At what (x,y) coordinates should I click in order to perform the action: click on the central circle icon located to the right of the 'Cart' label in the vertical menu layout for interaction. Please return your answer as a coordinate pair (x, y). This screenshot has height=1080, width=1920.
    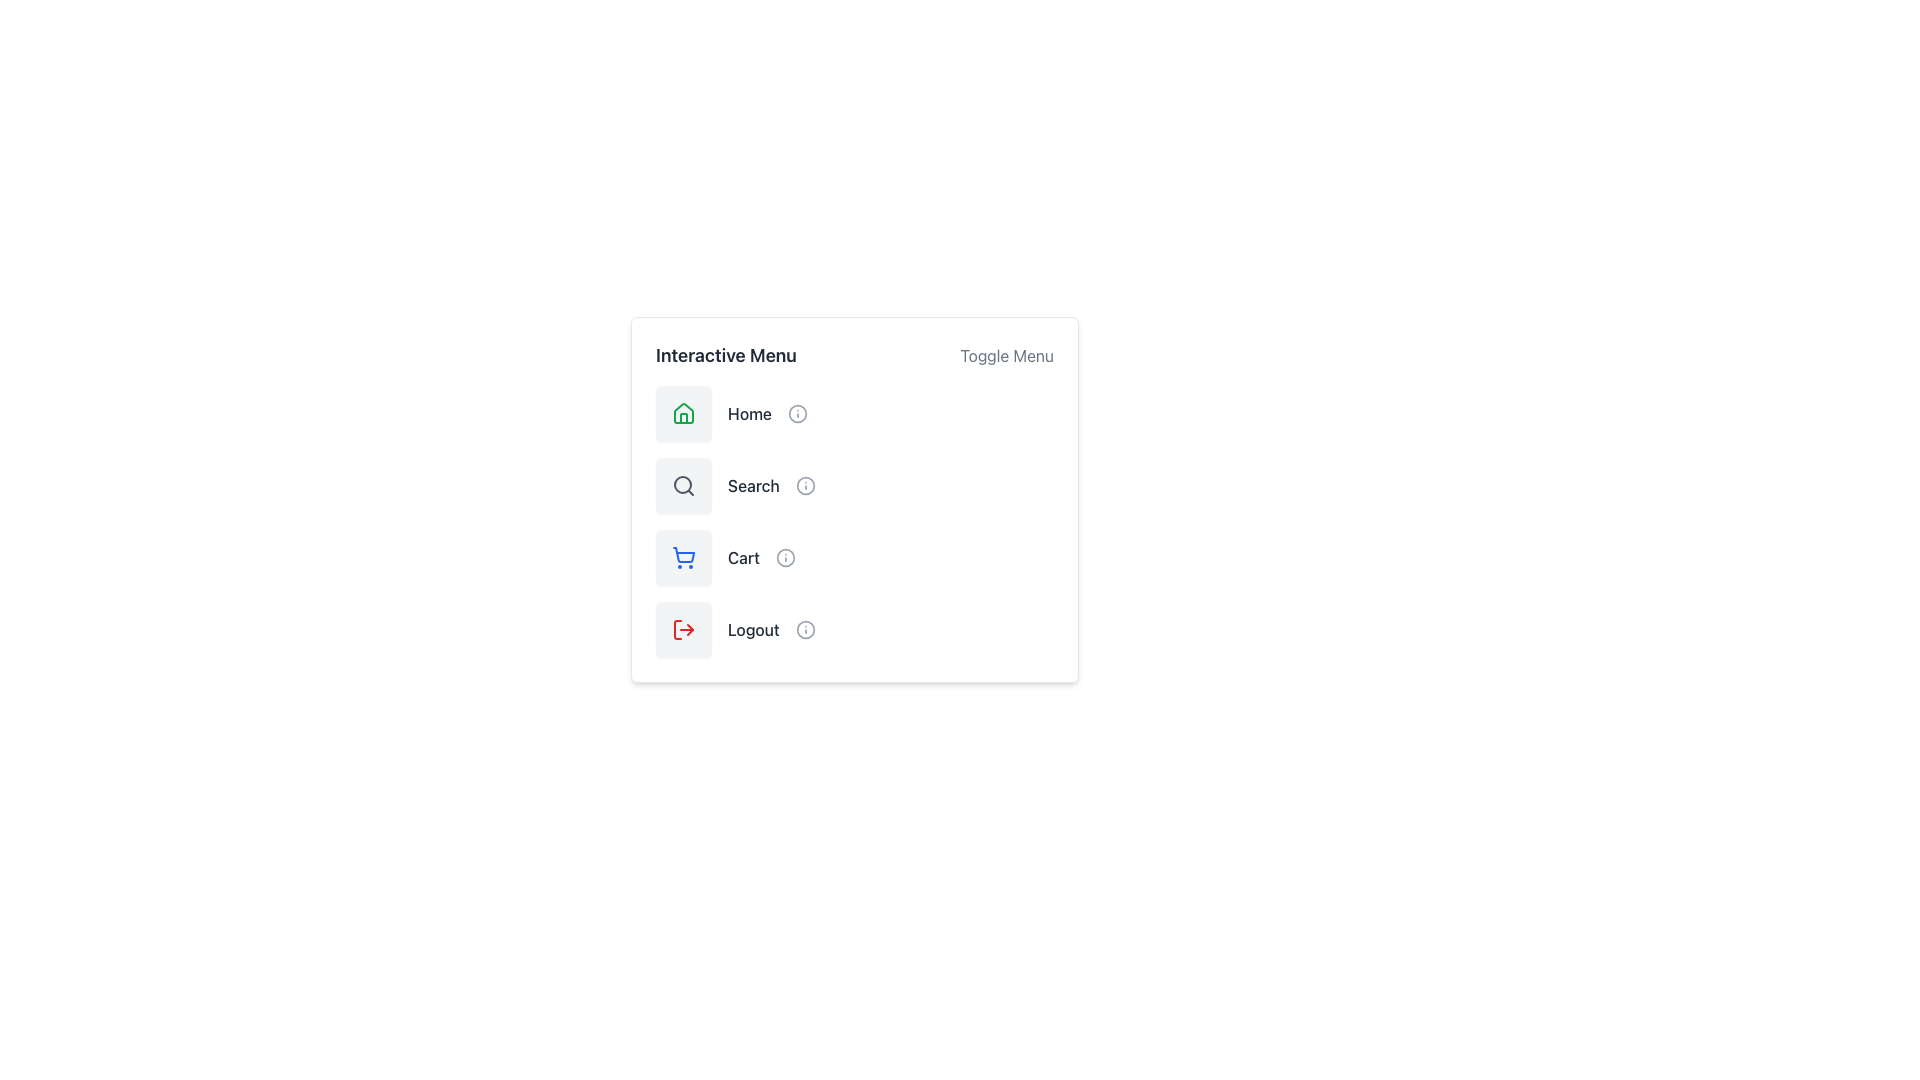
    Looking at the image, I should click on (785, 558).